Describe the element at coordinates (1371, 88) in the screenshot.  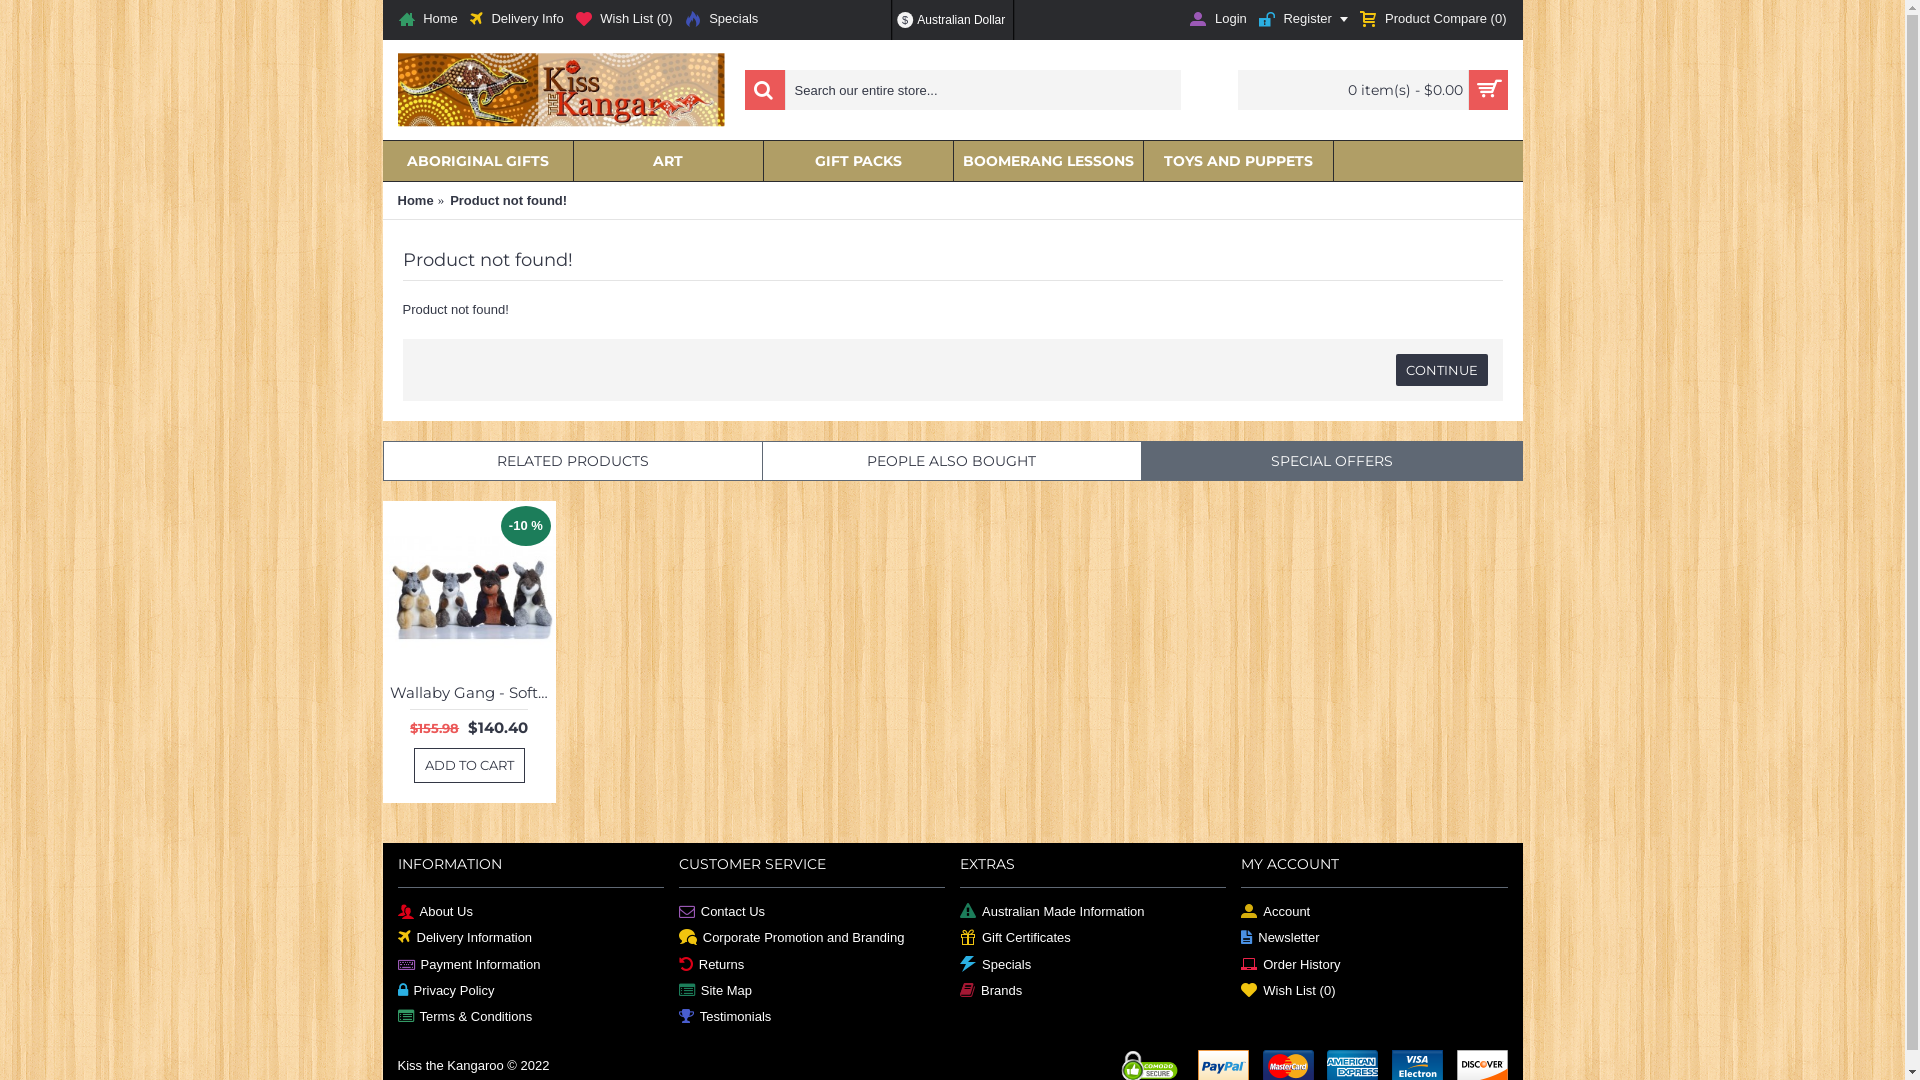
I see `'0 item(s) - $0.00'` at that location.